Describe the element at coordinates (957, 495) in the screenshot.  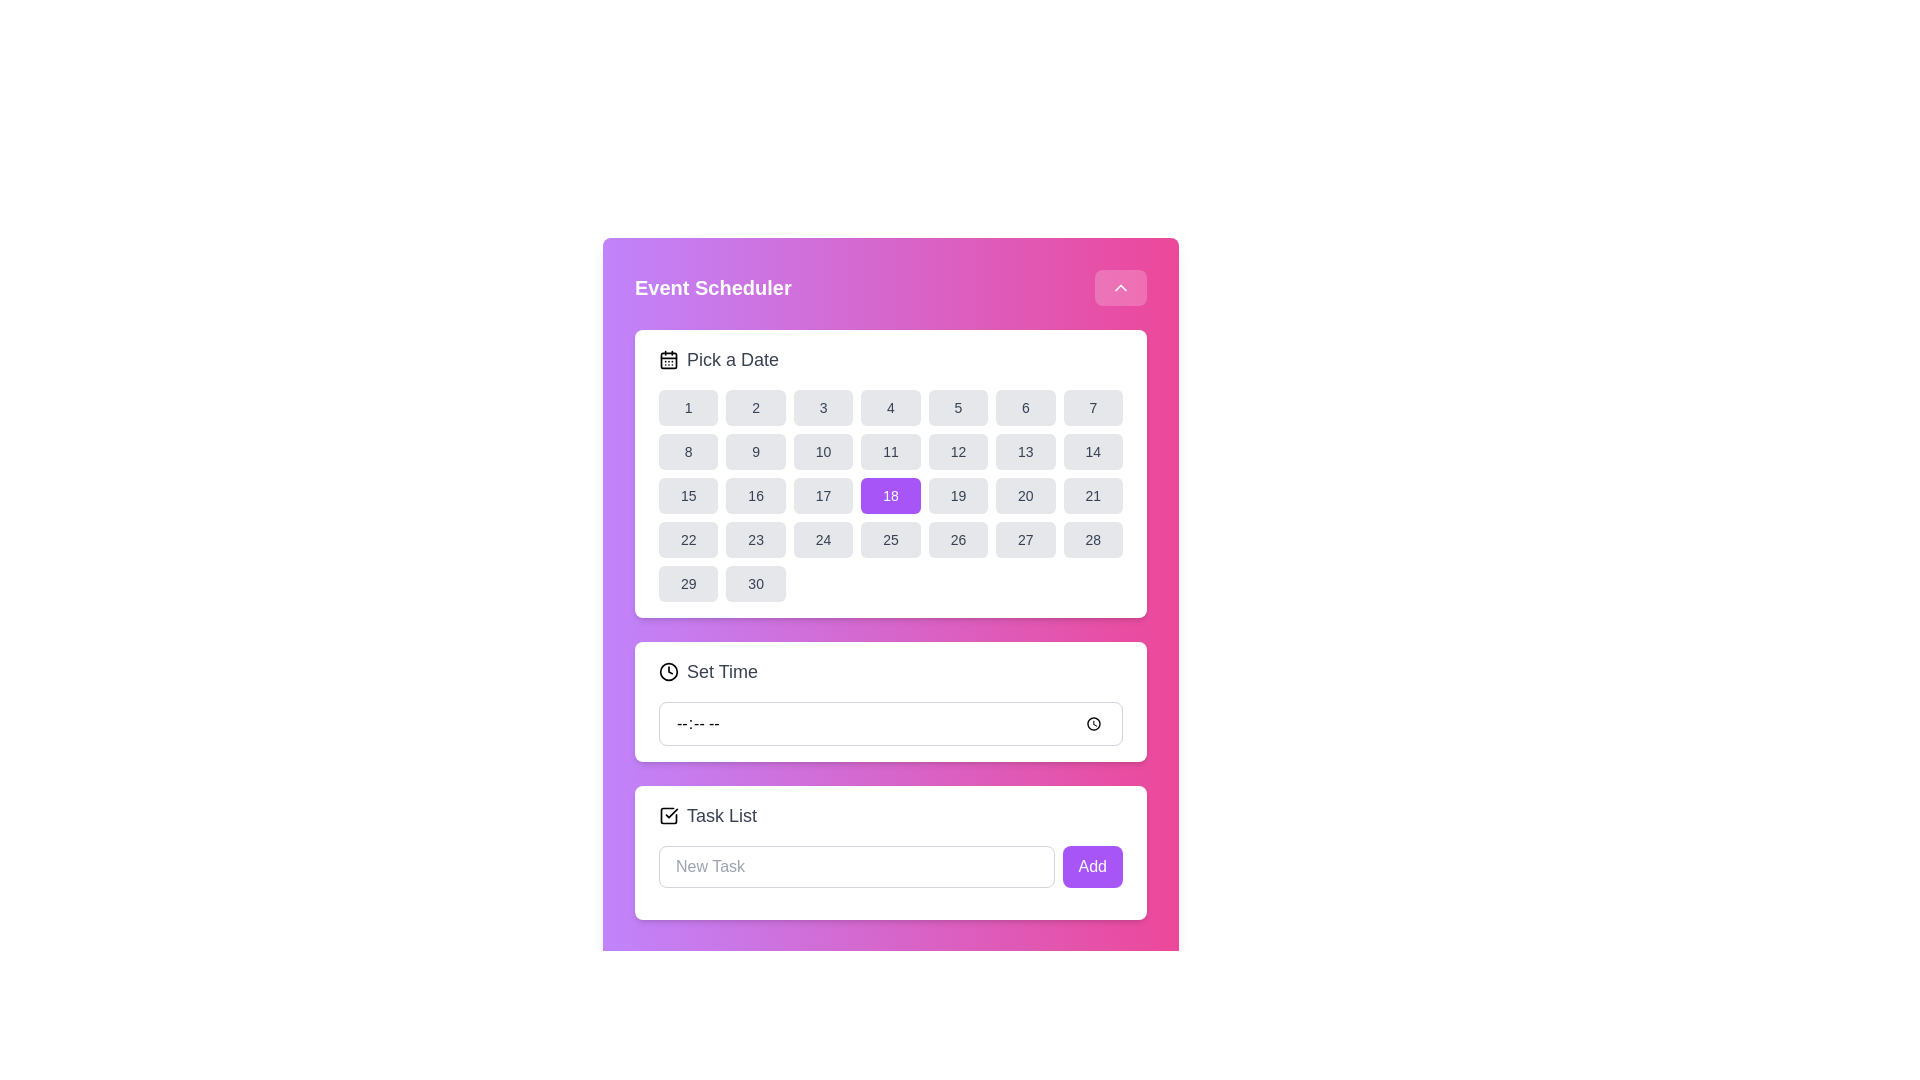
I see `the interactive date selector button in the calendar grid` at that location.